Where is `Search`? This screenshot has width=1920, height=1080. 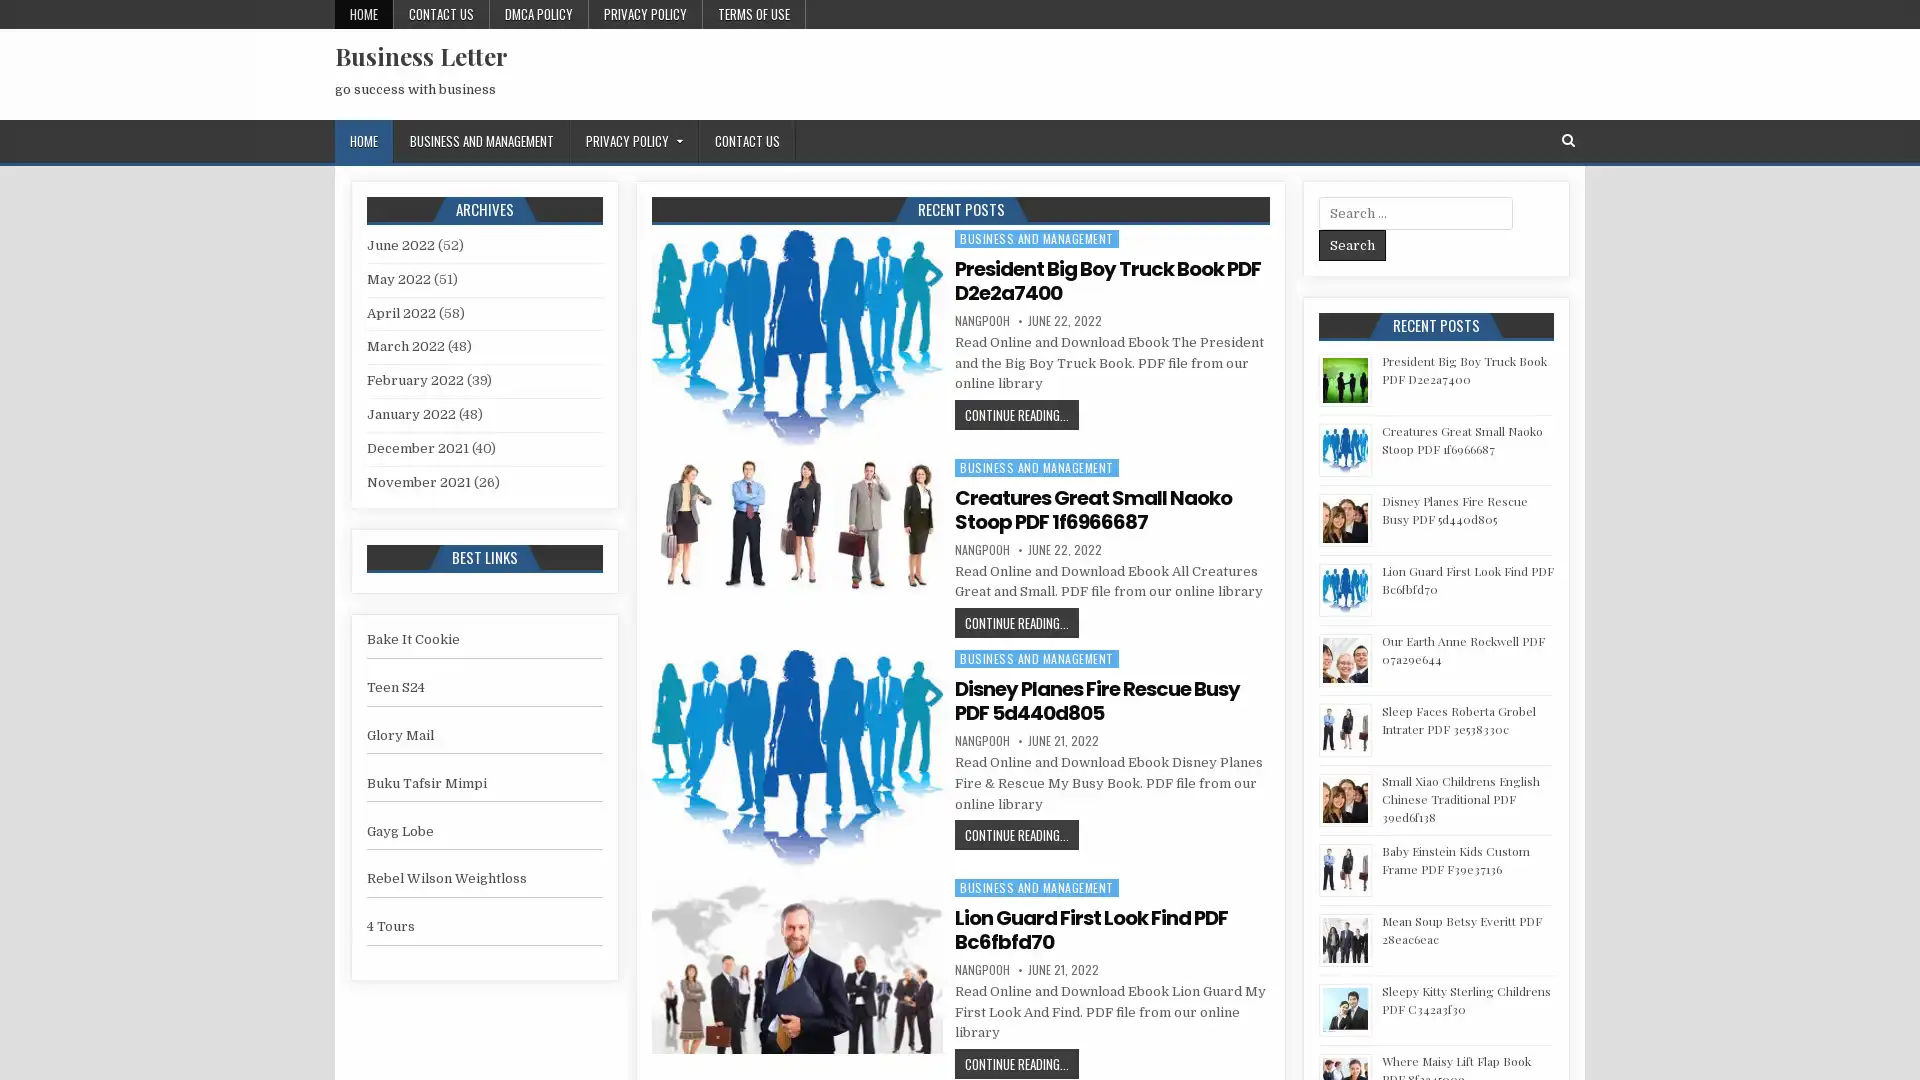
Search is located at coordinates (1351, 244).